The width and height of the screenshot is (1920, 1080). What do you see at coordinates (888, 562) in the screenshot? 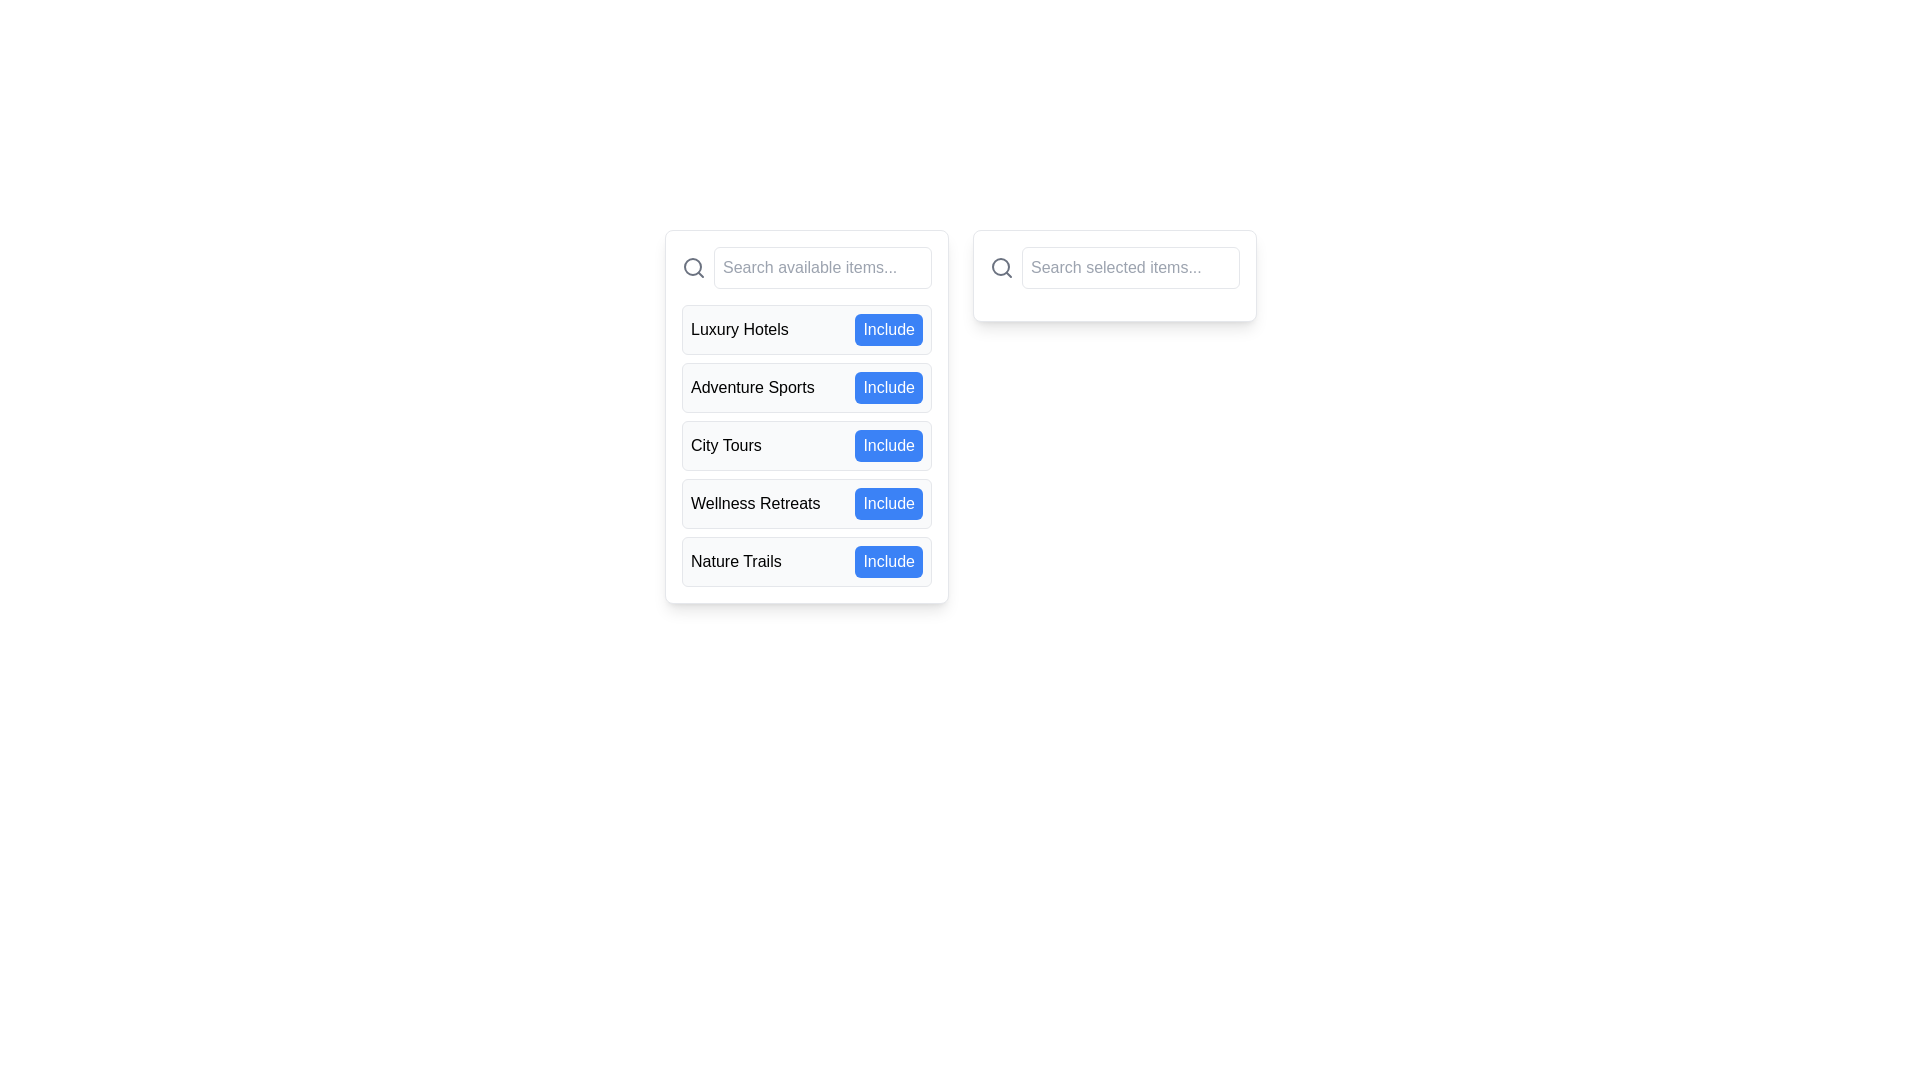
I see `the button located to the right of the 'Nature Trails' label in the fifth row of items` at bounding box center [888, 562].